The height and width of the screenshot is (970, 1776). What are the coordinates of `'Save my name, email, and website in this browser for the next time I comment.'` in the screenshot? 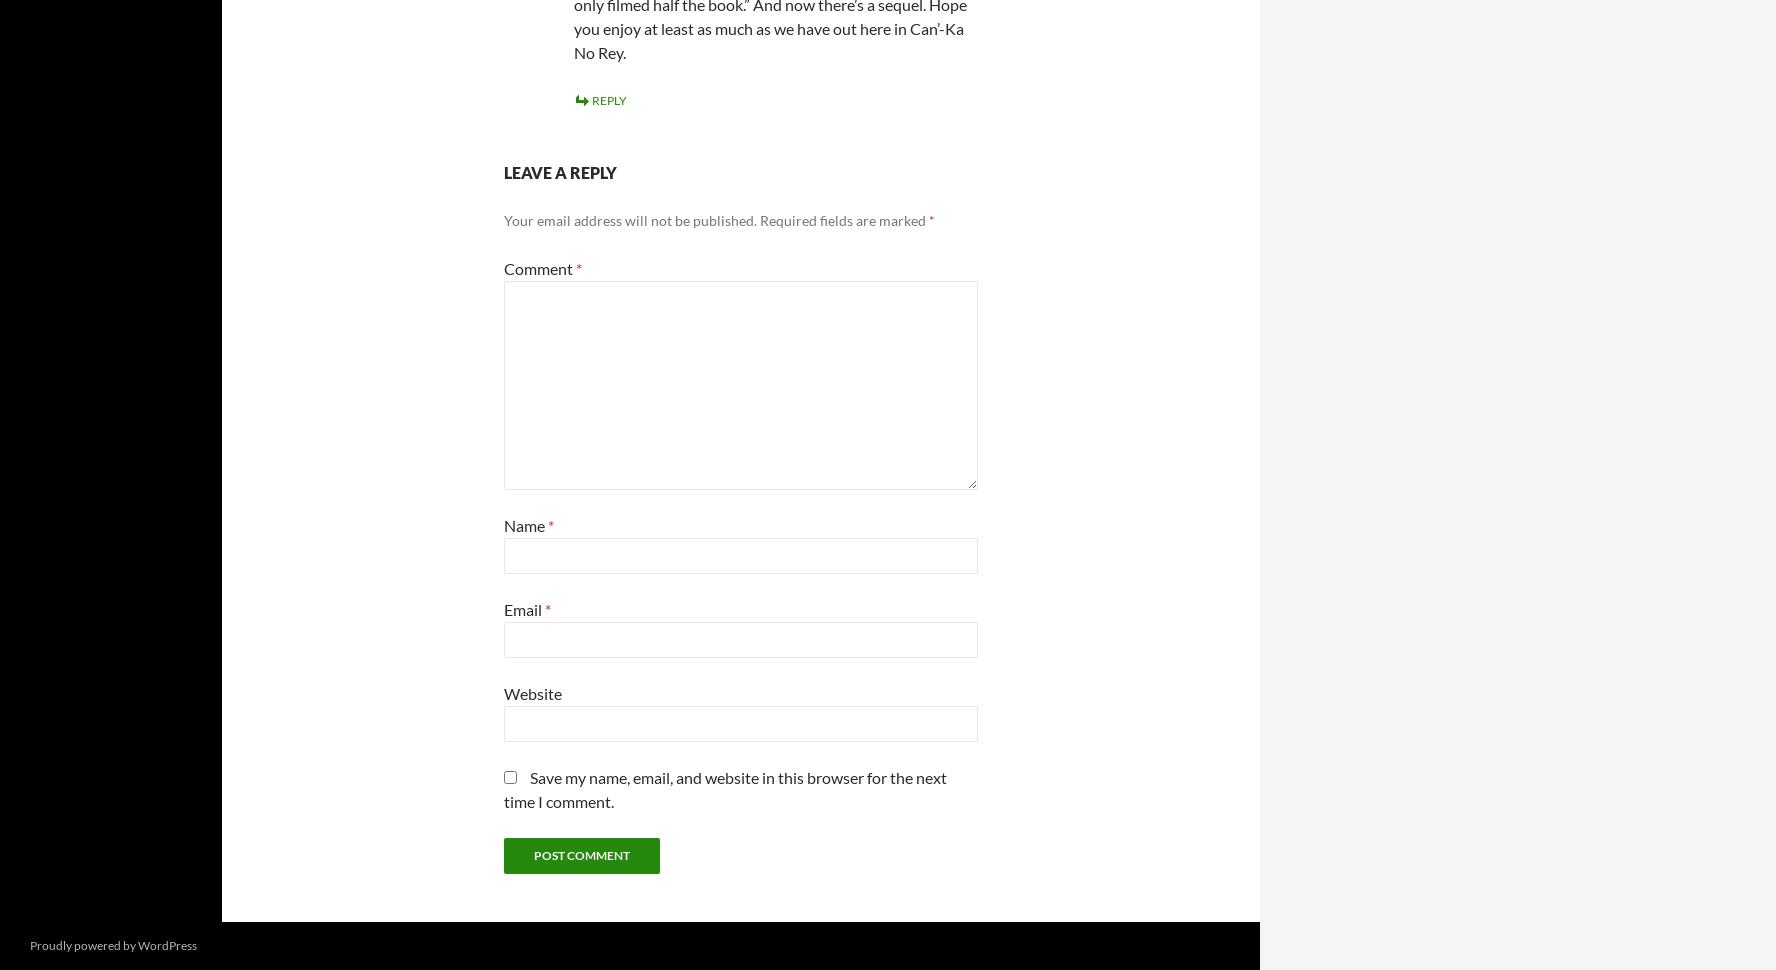 It's located at (725, 788).